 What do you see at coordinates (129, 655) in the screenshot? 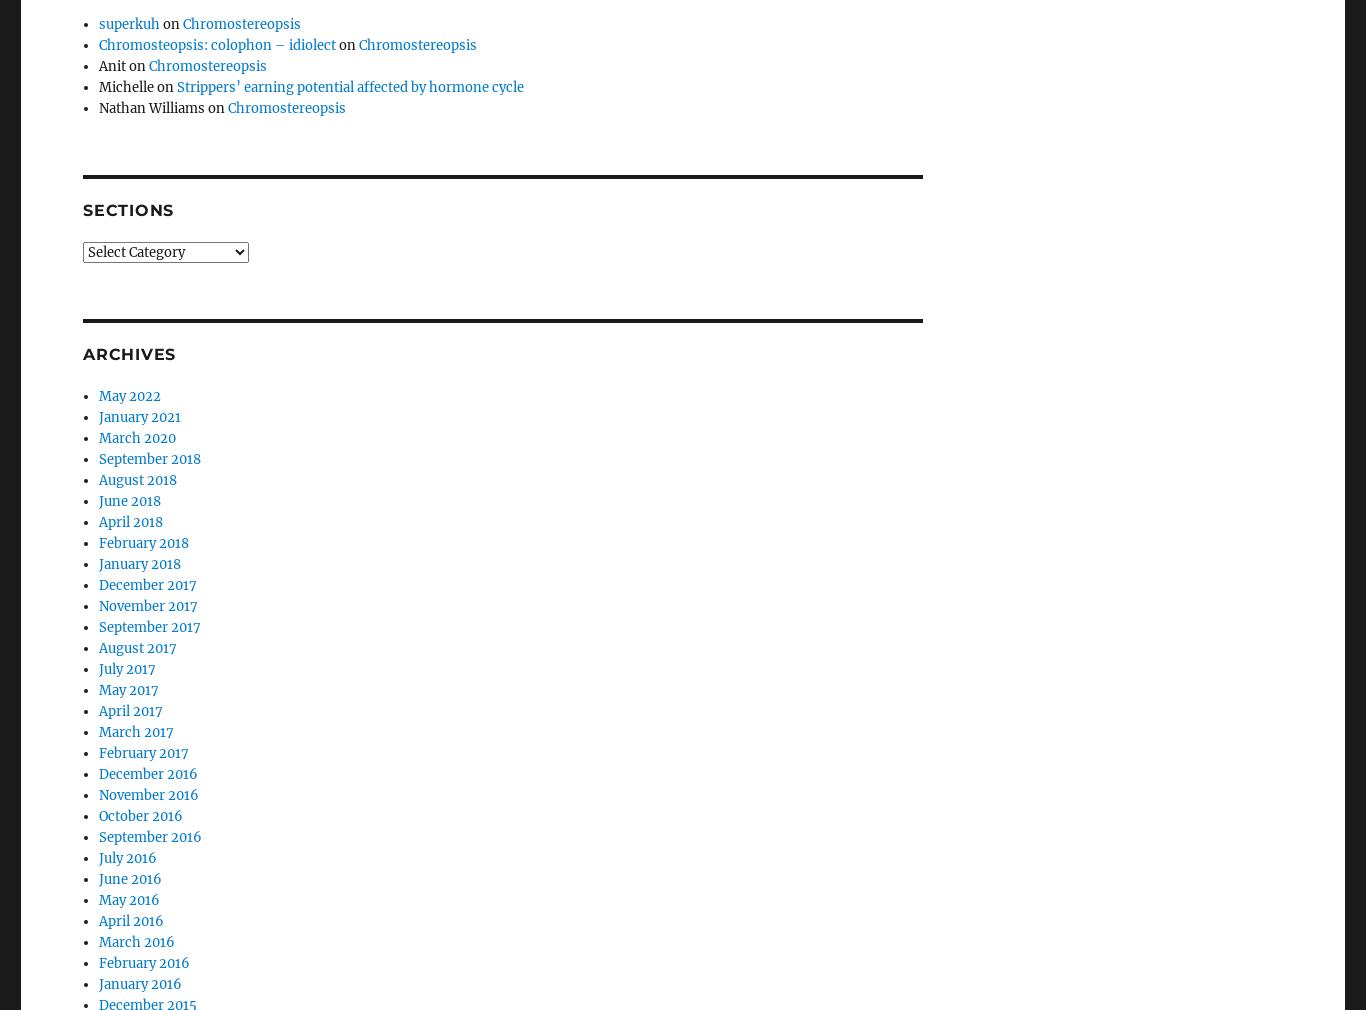
I see `'April 2017'` at bounding box center [129, 655].